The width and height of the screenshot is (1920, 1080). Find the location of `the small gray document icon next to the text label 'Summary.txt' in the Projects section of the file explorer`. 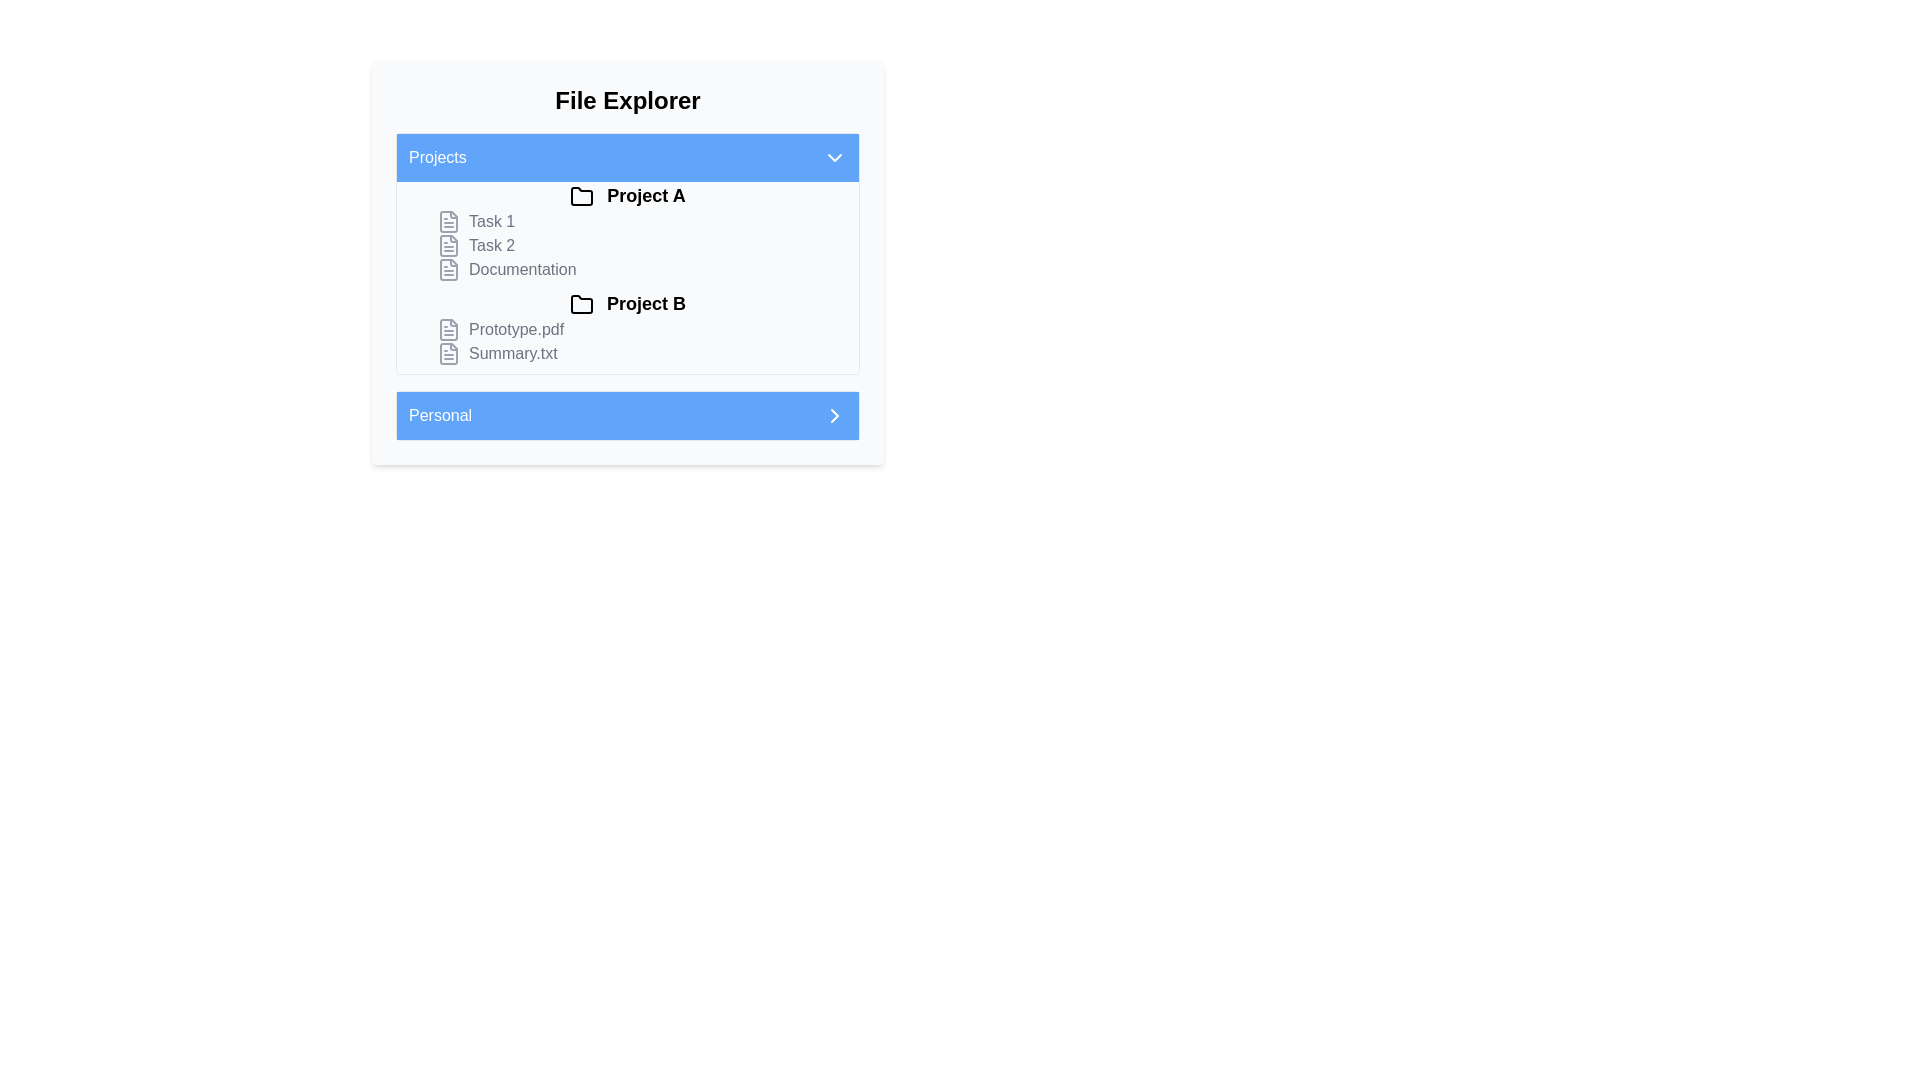

the small gray document icon next to the text label 'Summary.txt' in the Projects section of the file explorer is located at coordinates (448, 353).